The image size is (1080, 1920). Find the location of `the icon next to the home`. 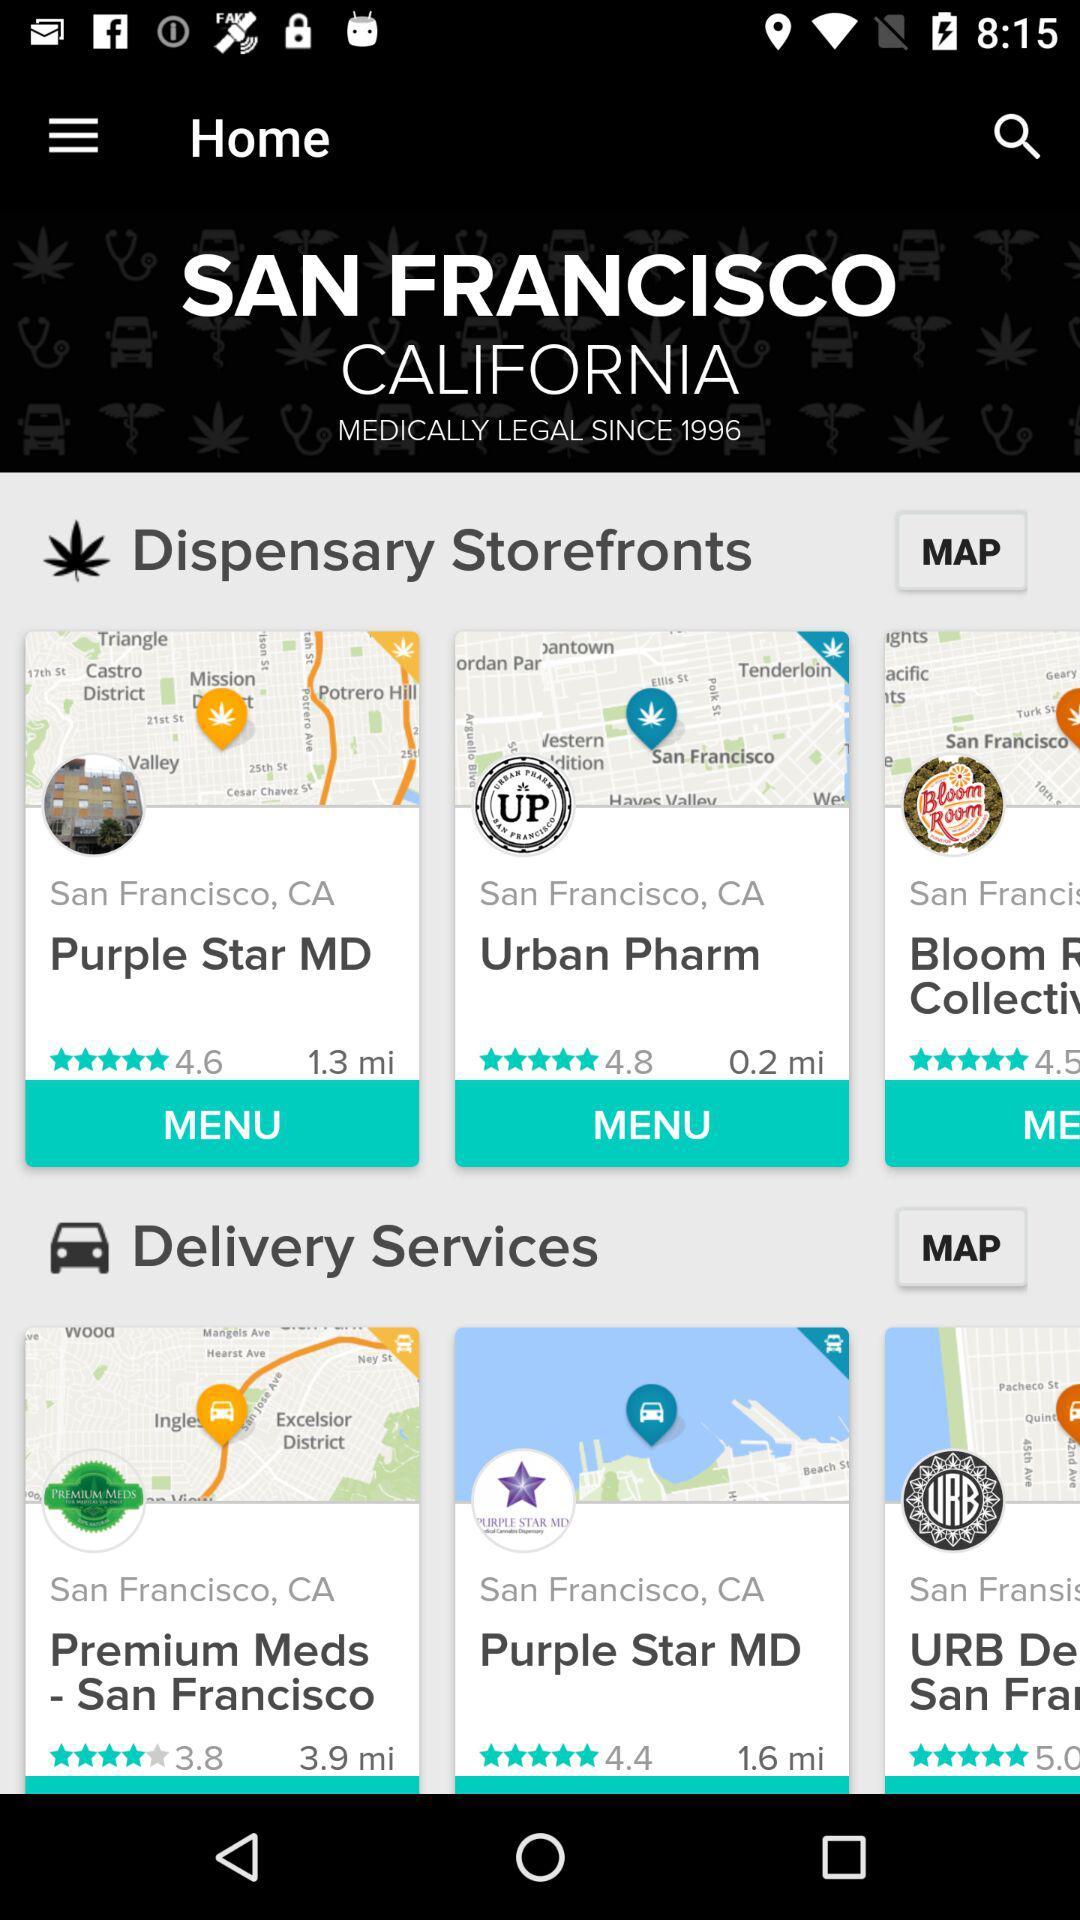

the icon next to the home is located at coordinates (1017, 135).